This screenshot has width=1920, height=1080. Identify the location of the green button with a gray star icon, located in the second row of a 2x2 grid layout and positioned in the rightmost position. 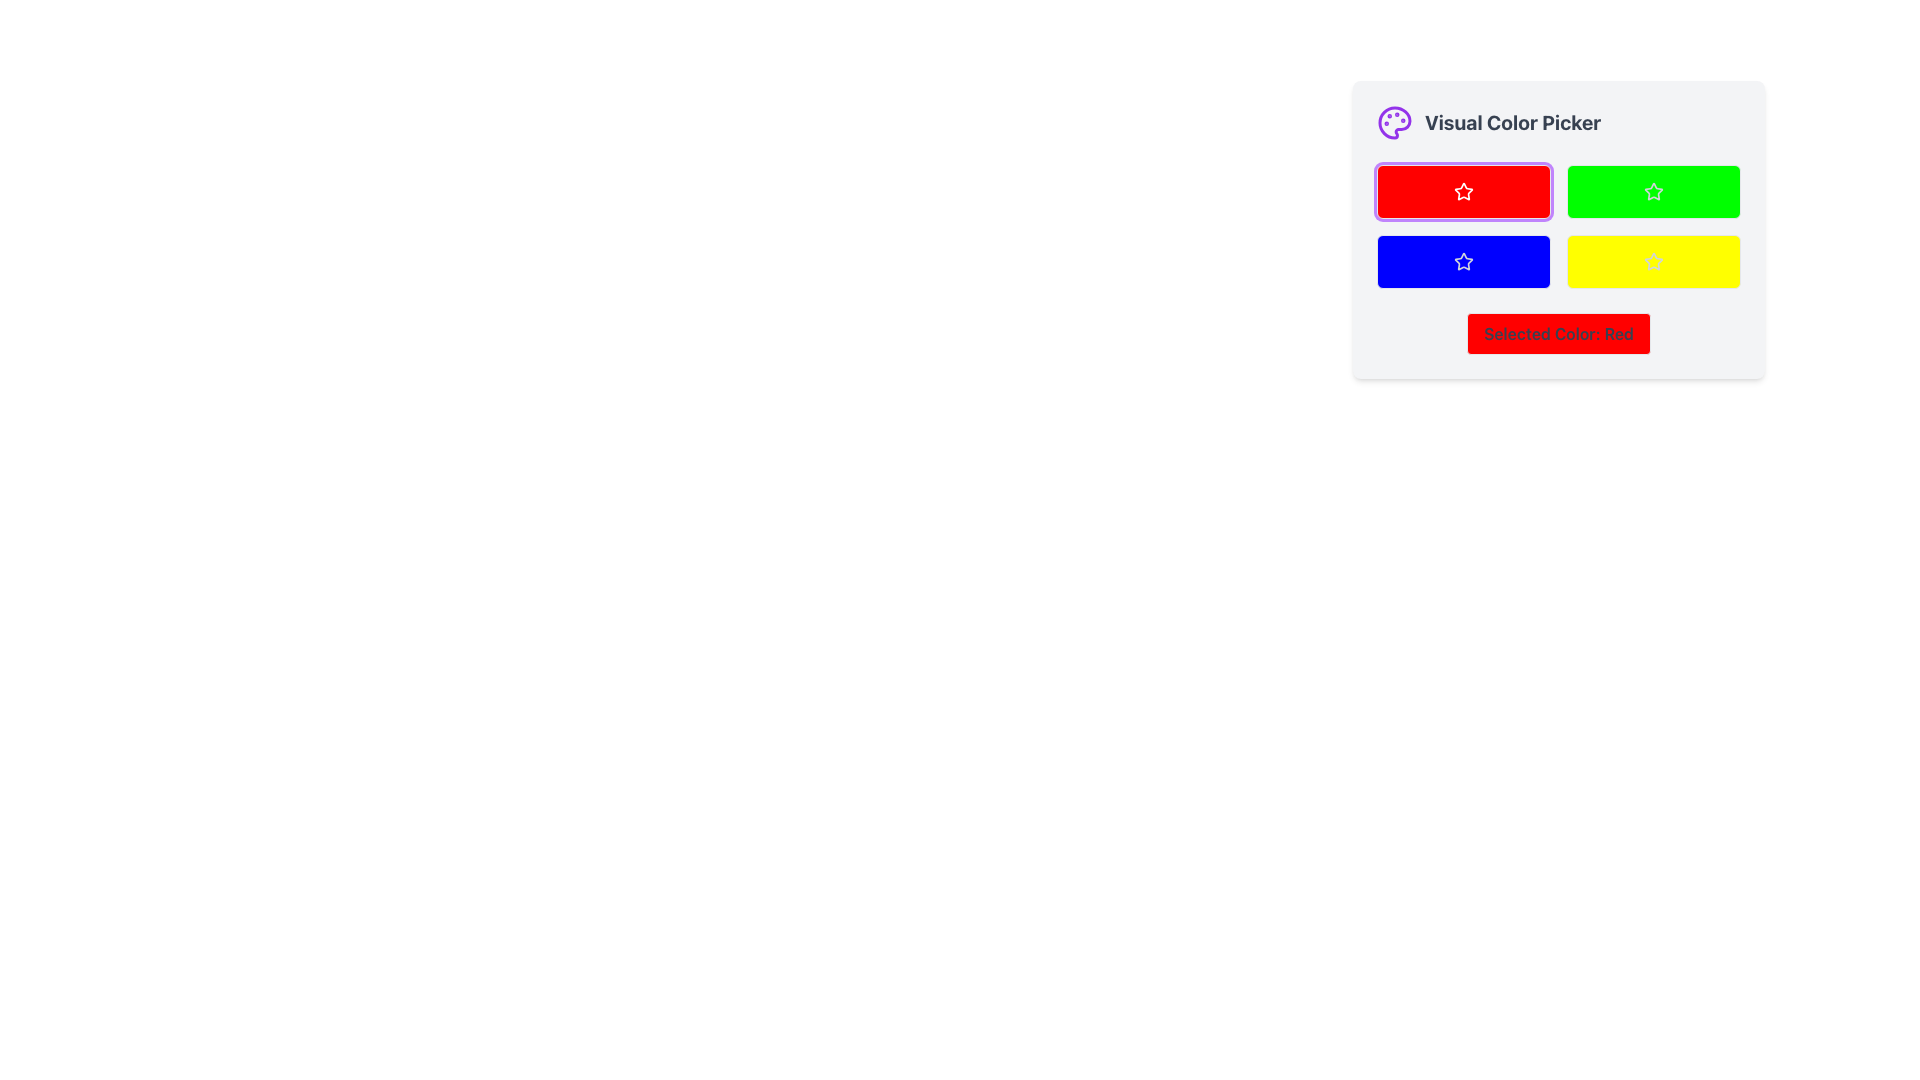
(1654, 192).